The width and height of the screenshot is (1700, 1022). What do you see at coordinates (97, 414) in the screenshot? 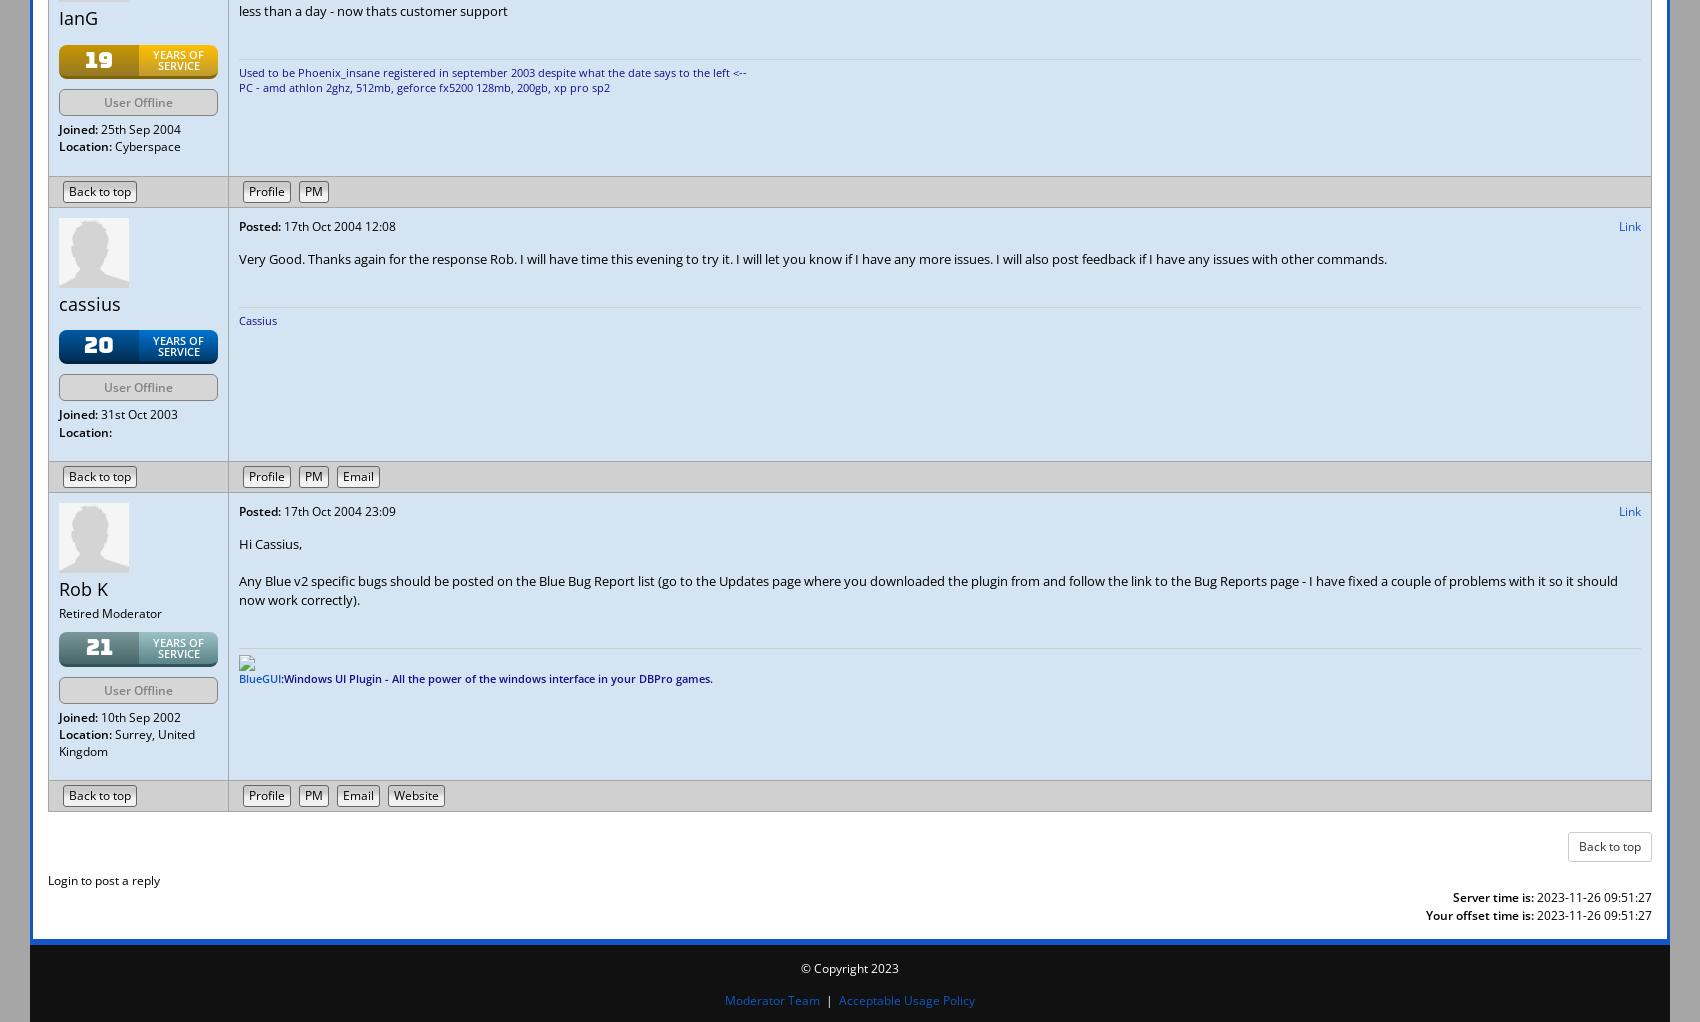
I see `'31st Oct 2003'` at bounding box center [97, 414].